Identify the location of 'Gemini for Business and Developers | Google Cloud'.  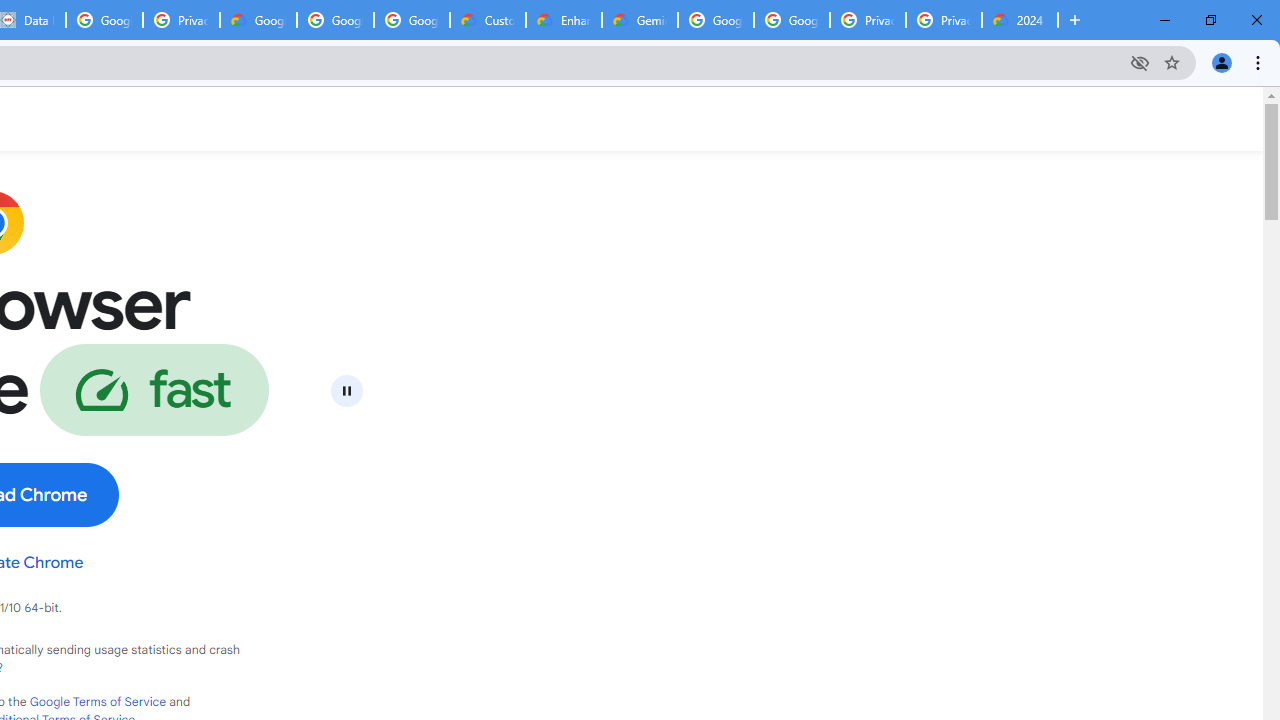
(640, 20).